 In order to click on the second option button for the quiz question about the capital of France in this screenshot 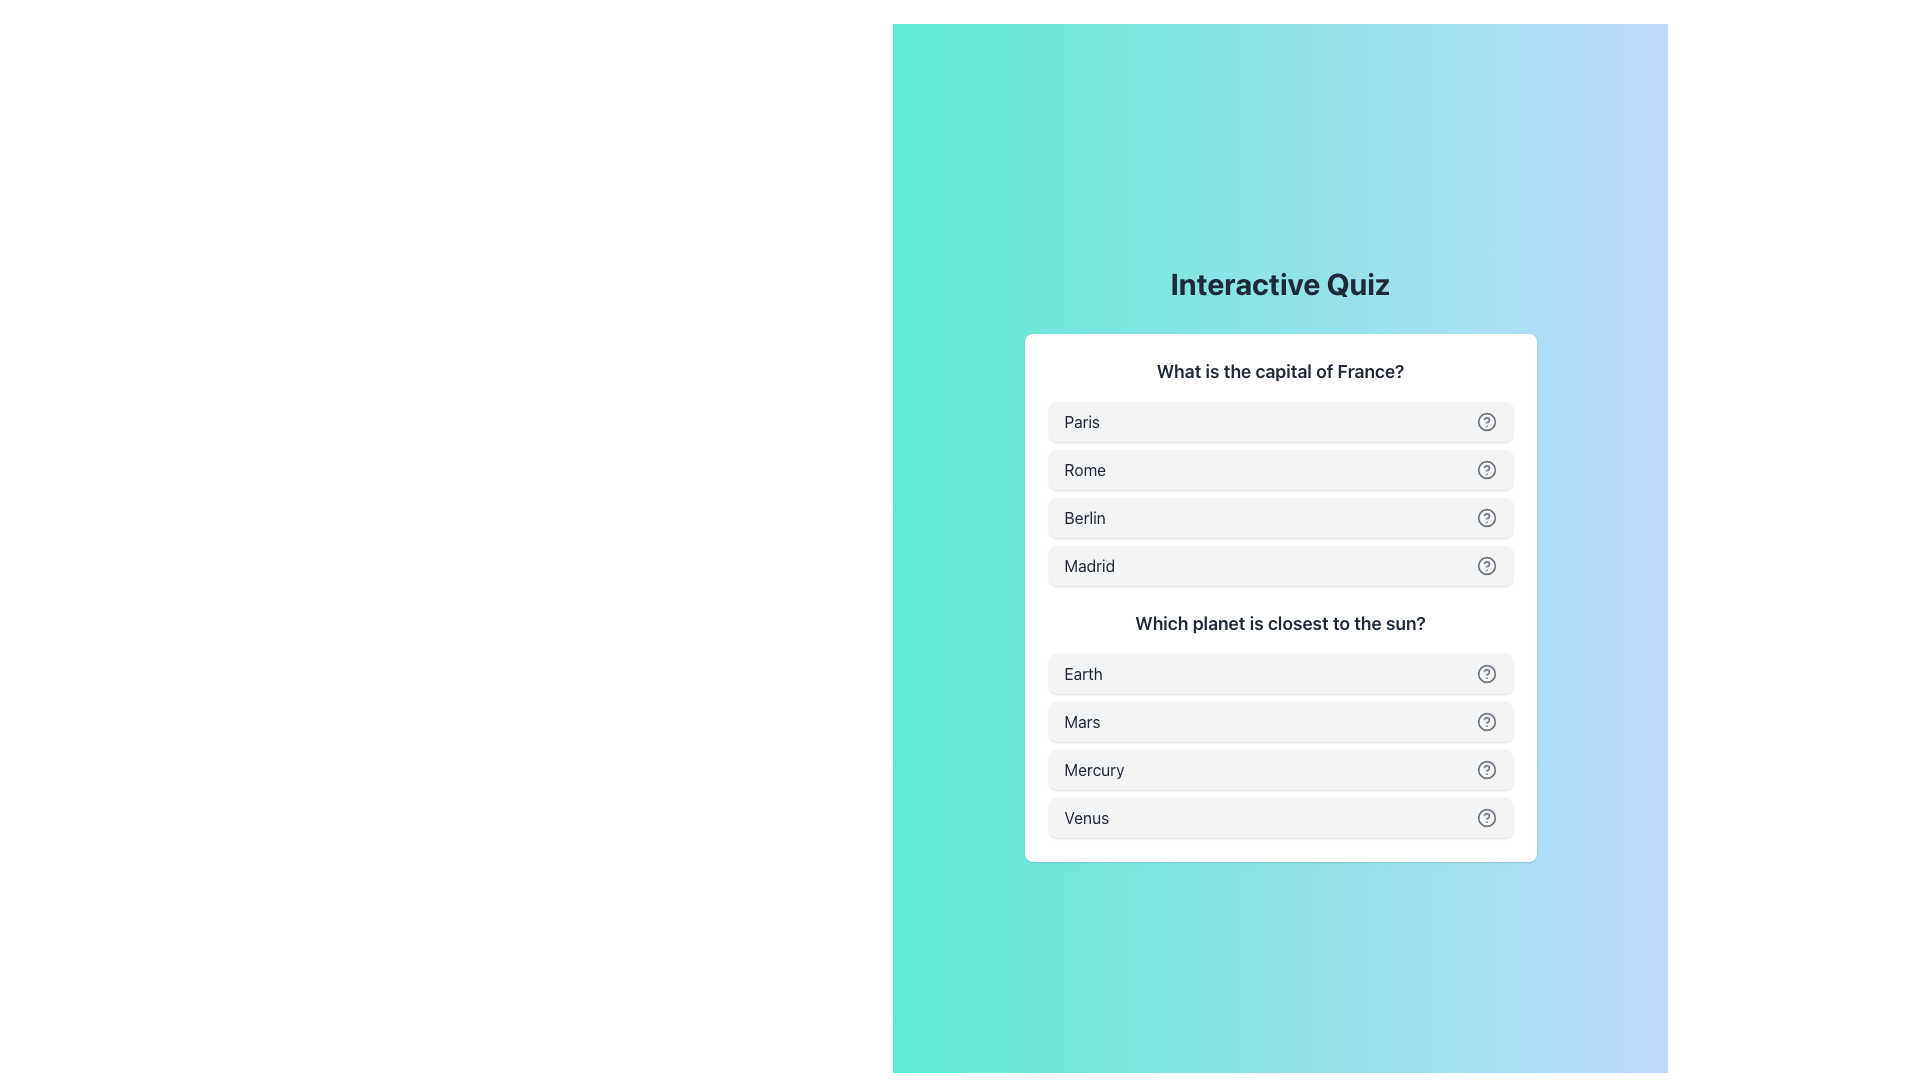, I will do `click(1280, 470)`.